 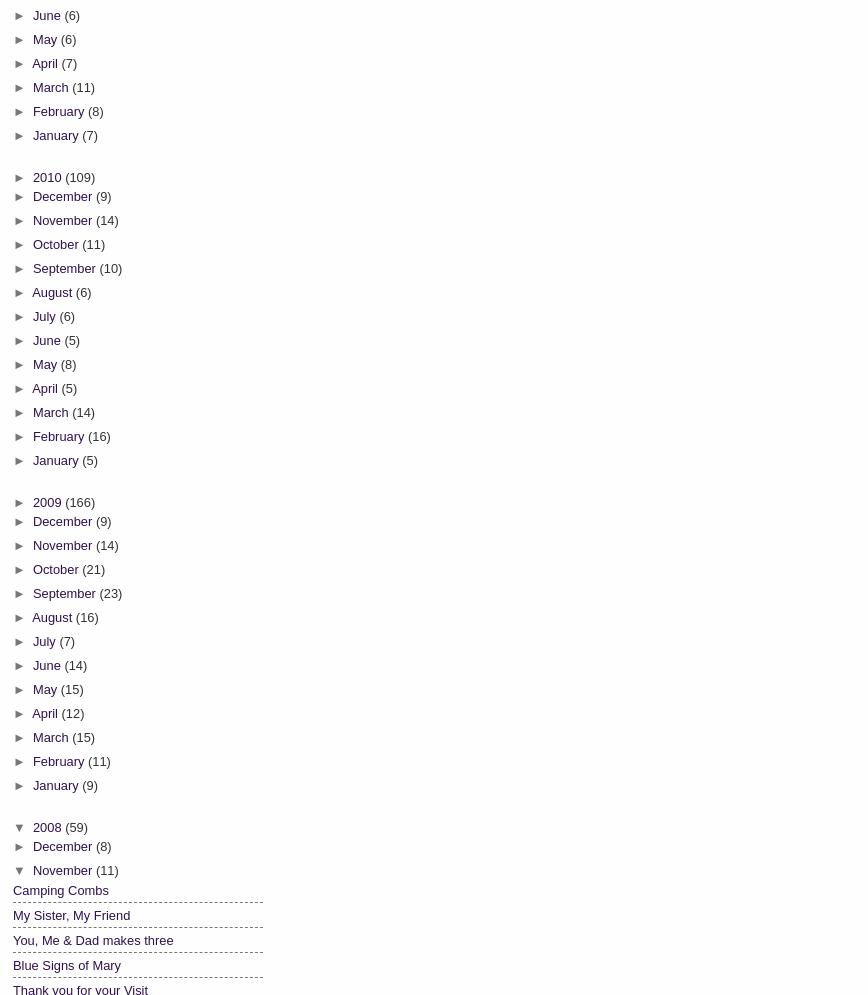 What do you see at coordinates (13, 913) in the screenshot?
I see `'My Sister, My Friend'` at bounding box center [13, 913].